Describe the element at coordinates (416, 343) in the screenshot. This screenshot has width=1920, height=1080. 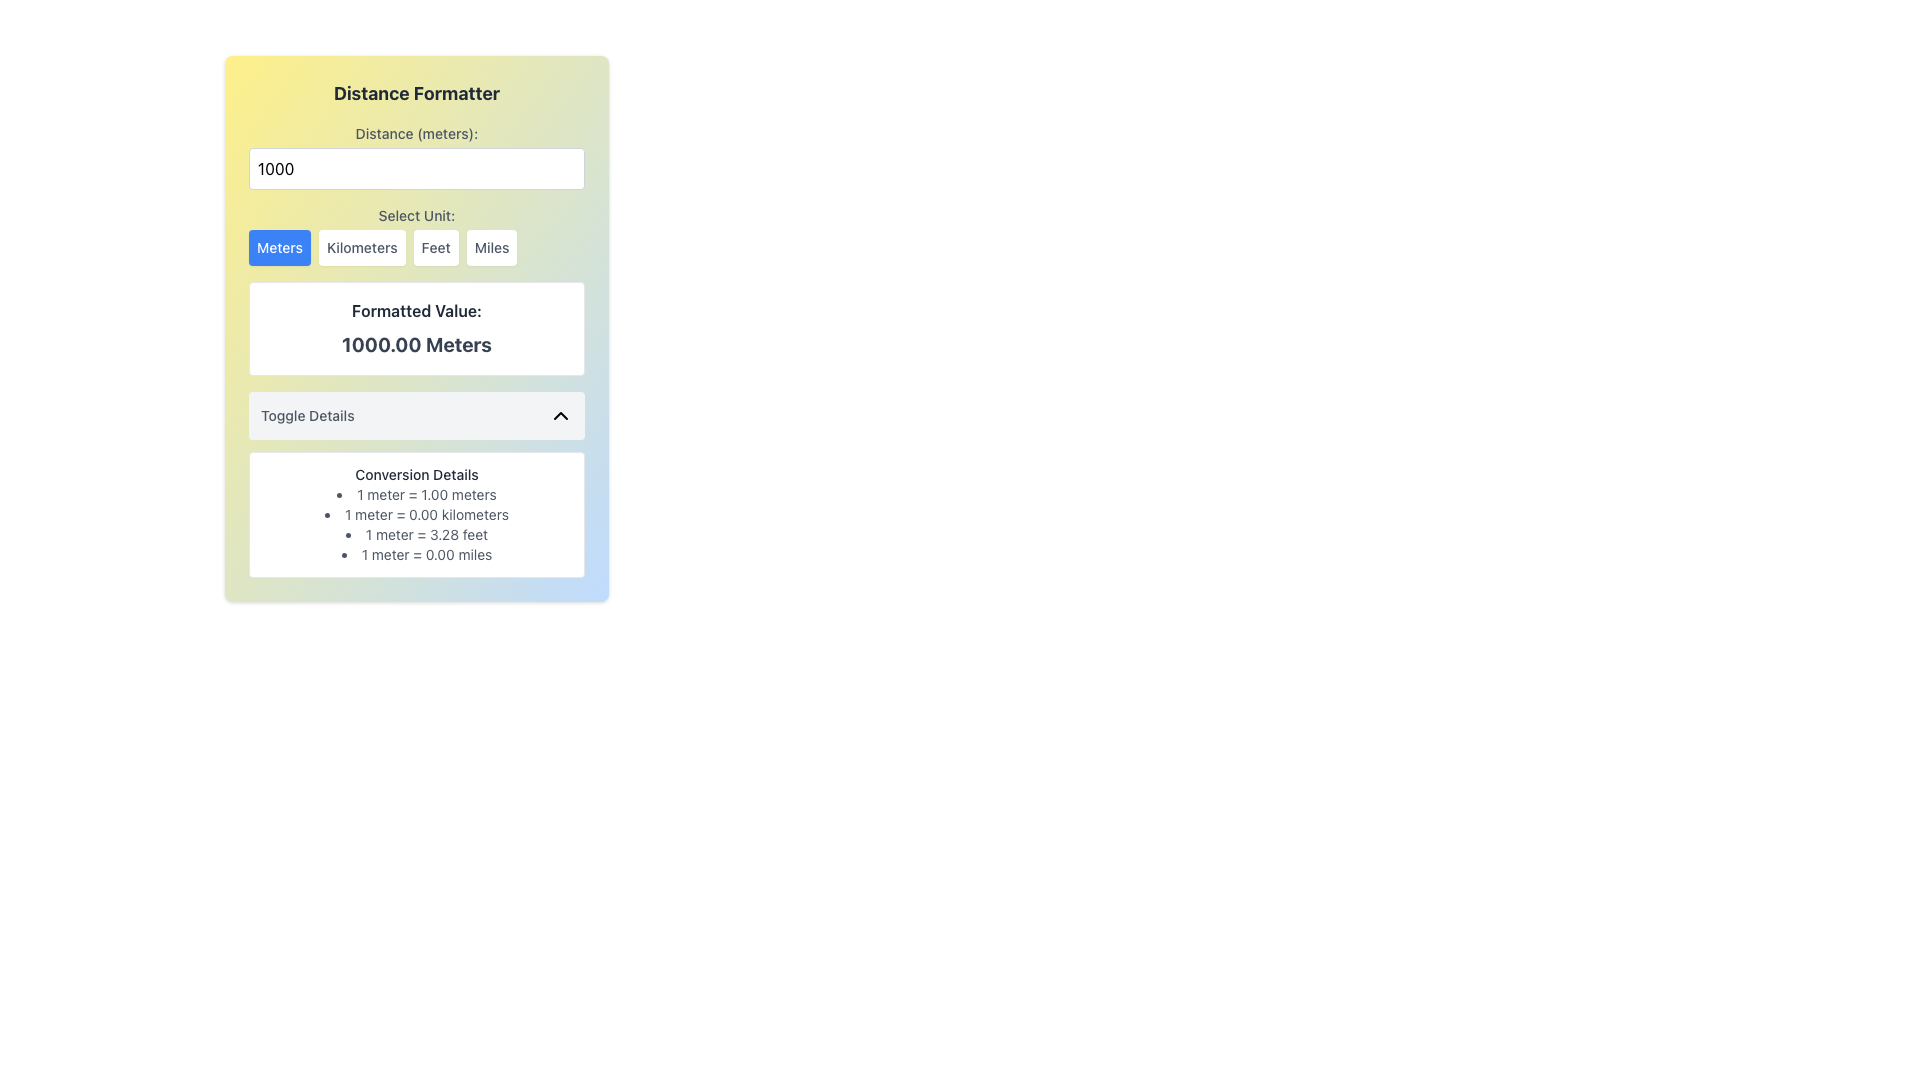
I see `the Text Label displaying '1000.00 Meters', which is centrally located within the 'Distance Formatter' interface and is bold with a grayish tone` at that location.